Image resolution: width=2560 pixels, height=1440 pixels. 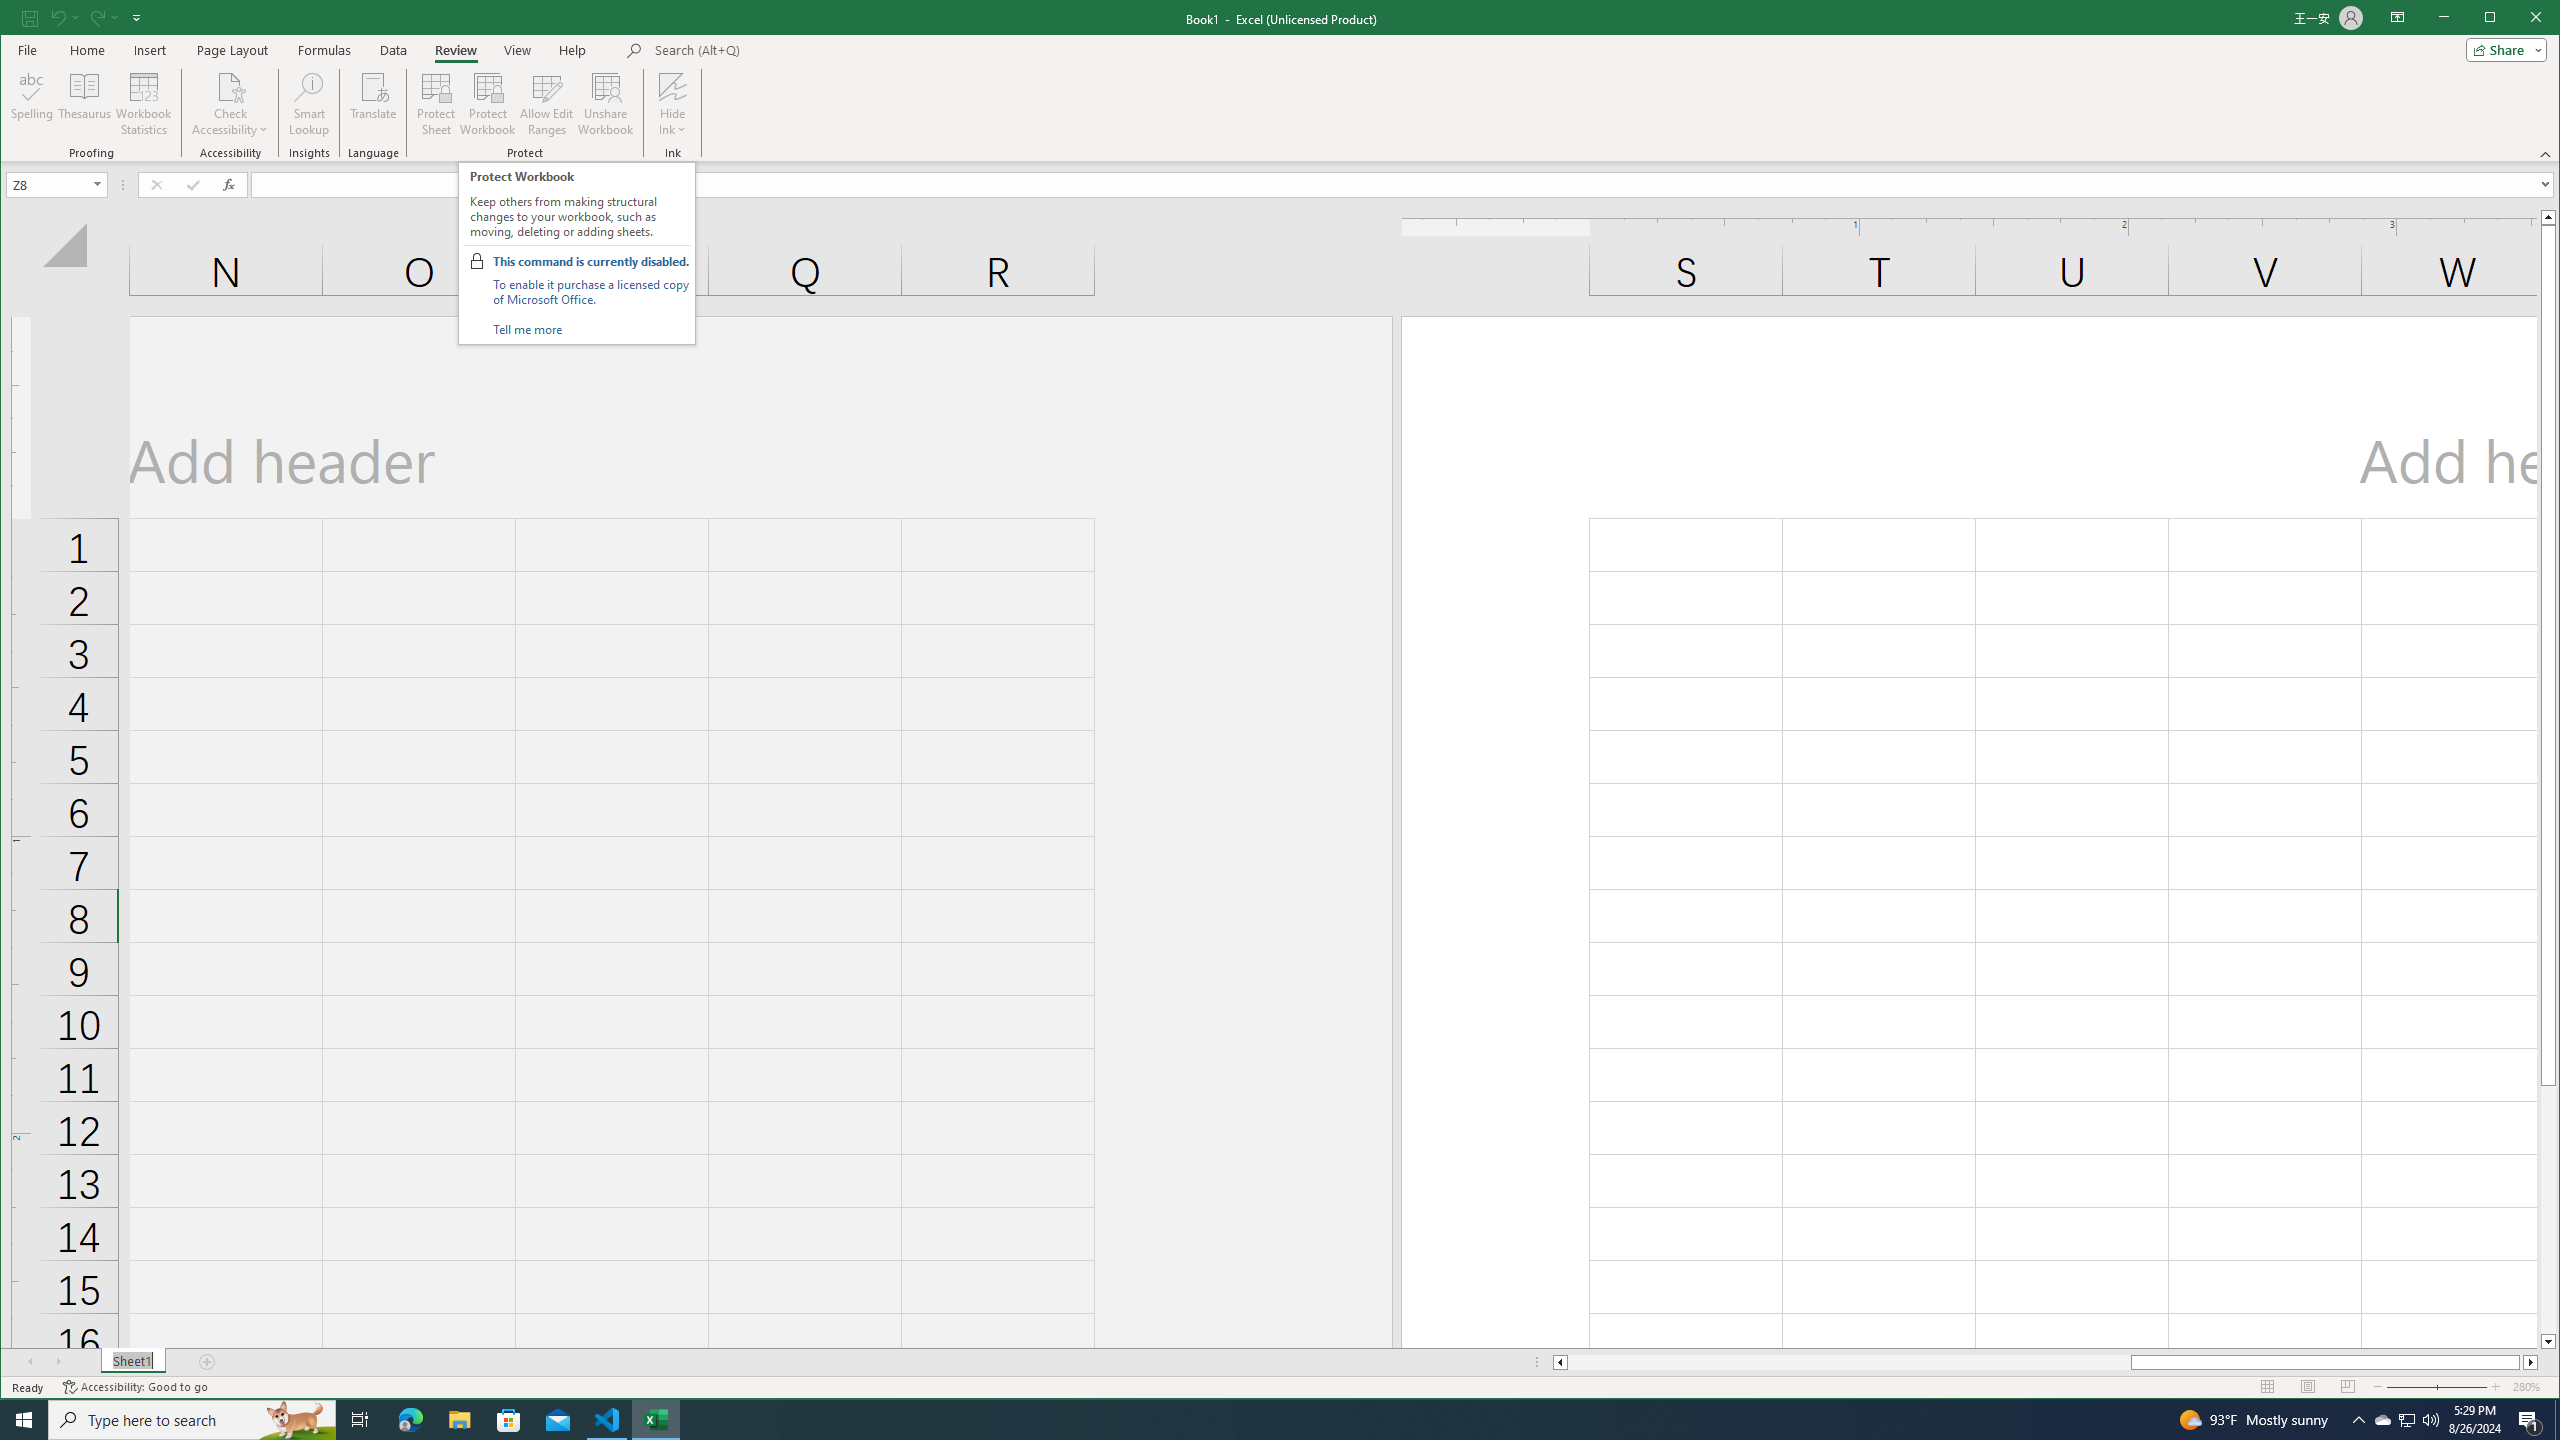 I want to click on 'Zoom', so click(x=2434, y=1386).